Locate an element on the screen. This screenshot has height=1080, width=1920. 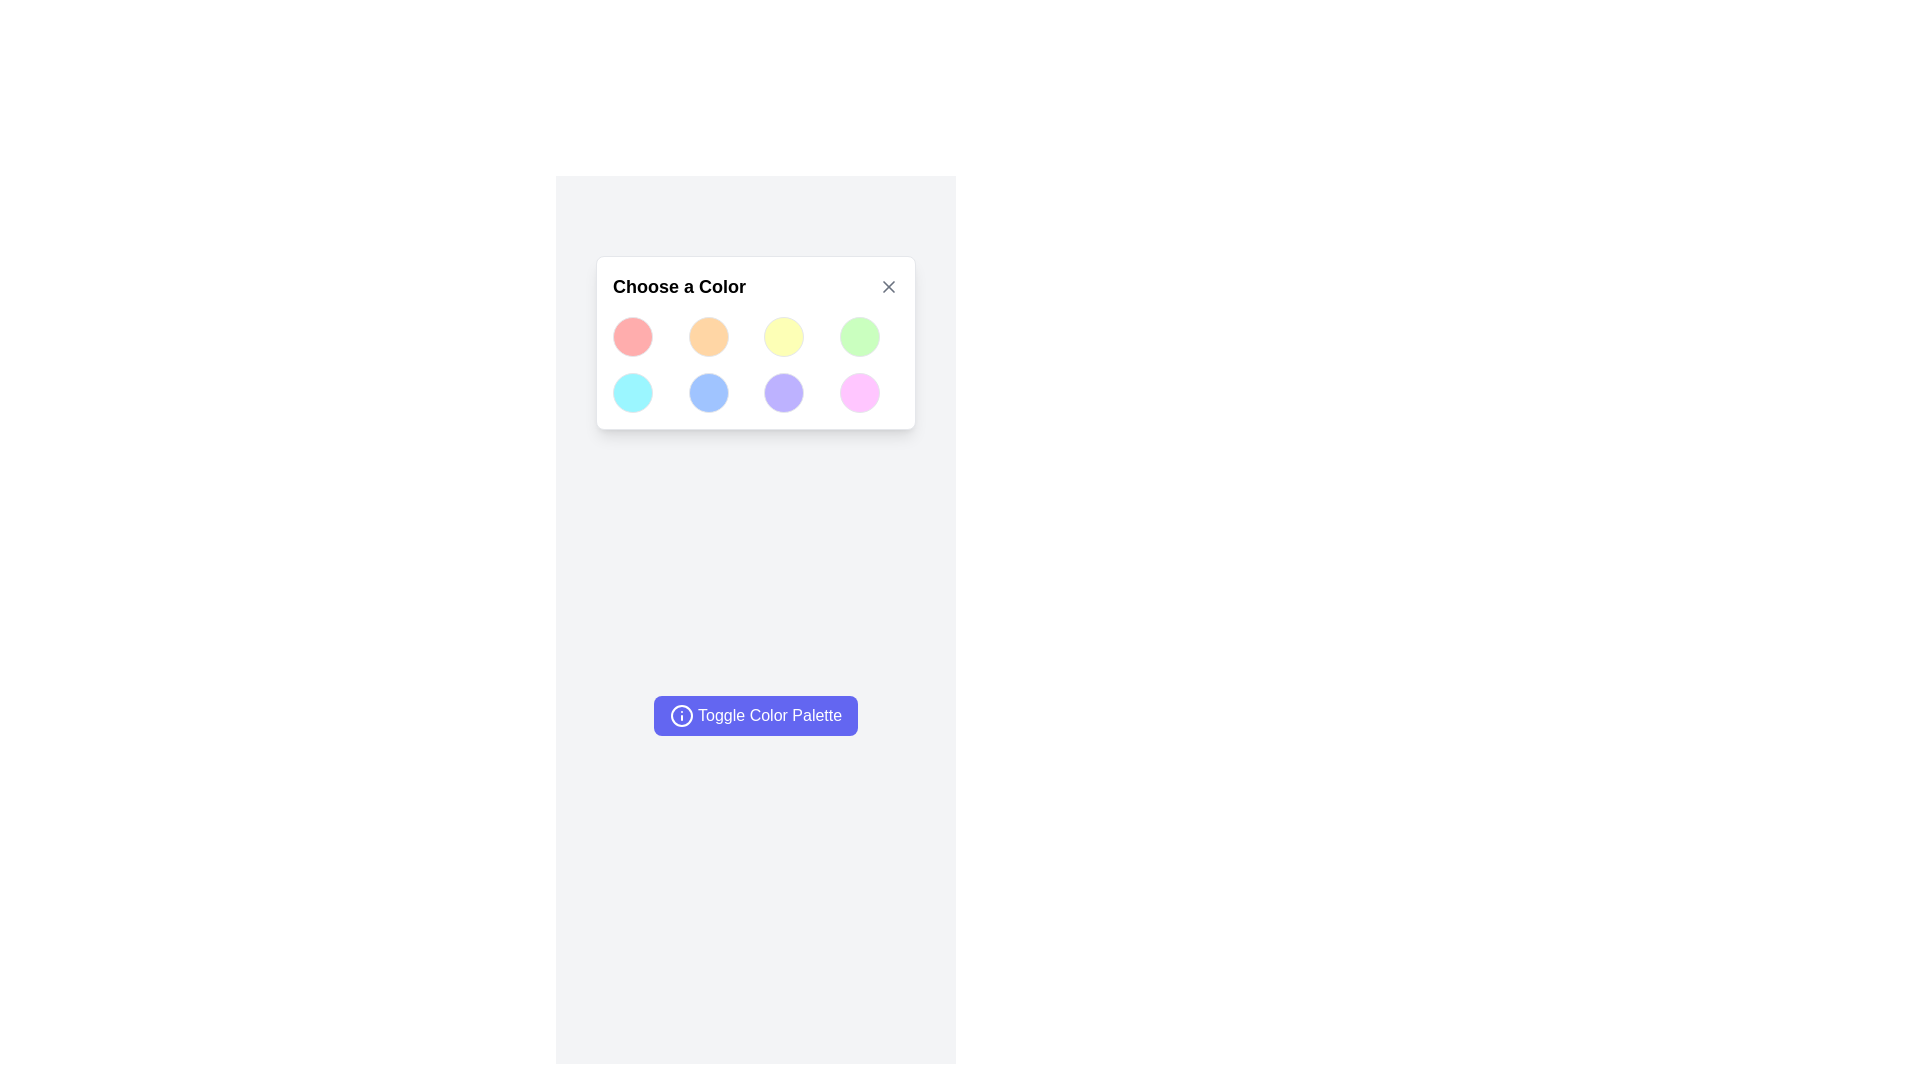
the pastel orange selectable color circle in the second column of the first row in the color palette pop-up is located at coordinates (708, 335).